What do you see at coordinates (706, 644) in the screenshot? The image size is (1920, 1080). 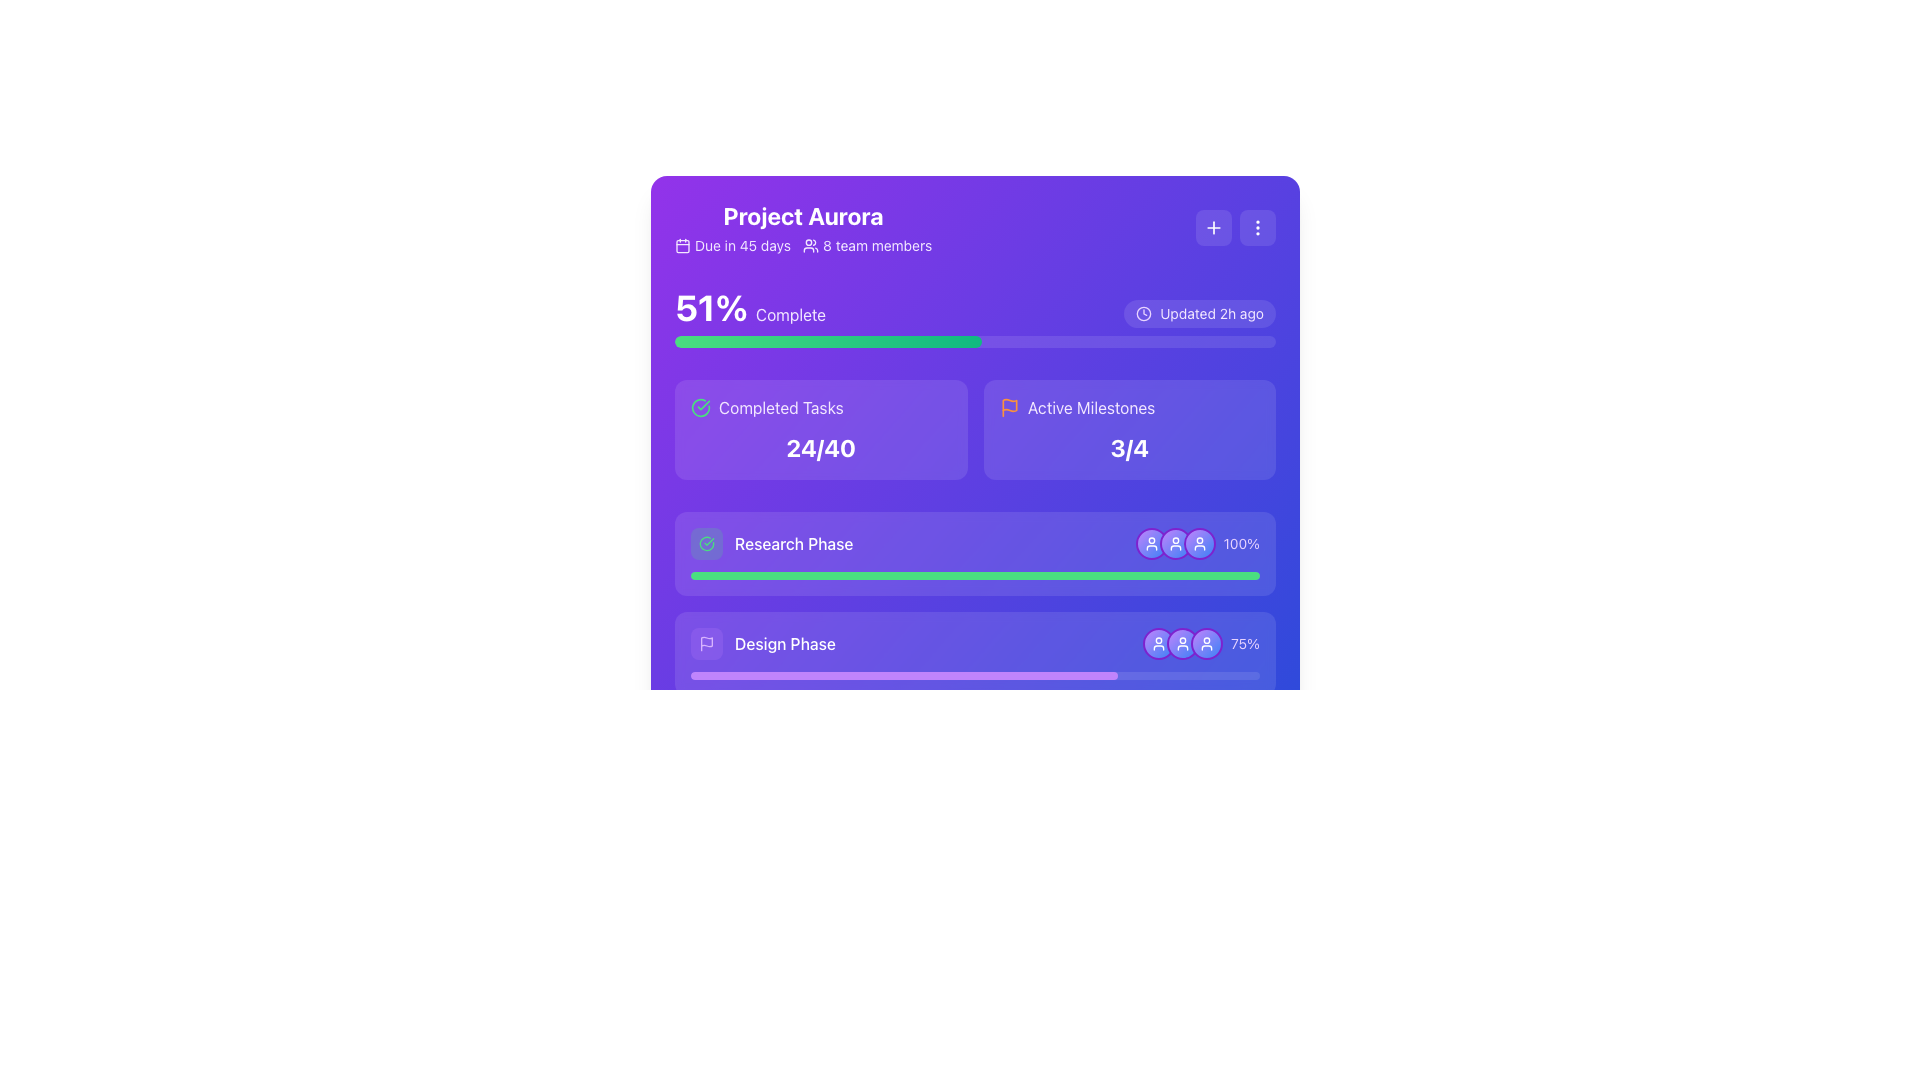 I see `the purple flag icon located in the rounded background area, which is the second item on the right side of a compact rectangular feature segment` at bounding box center [706, 644].